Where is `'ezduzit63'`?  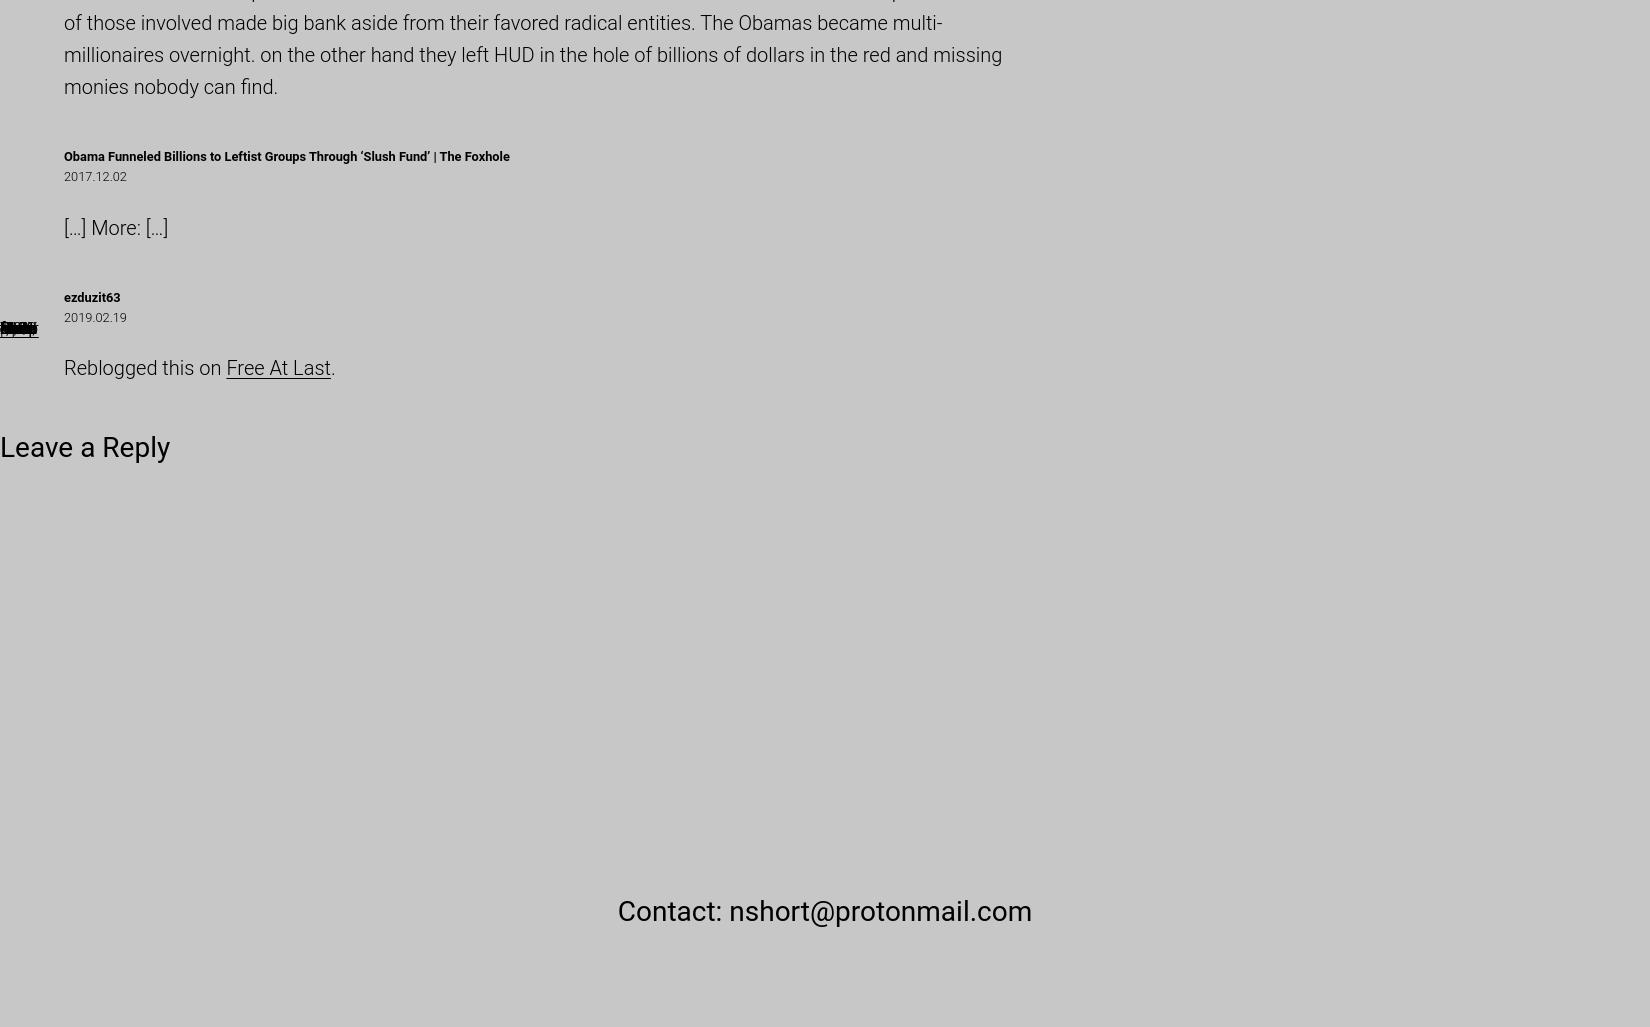 'ezduzit63' is located at coordinates (92, 295).